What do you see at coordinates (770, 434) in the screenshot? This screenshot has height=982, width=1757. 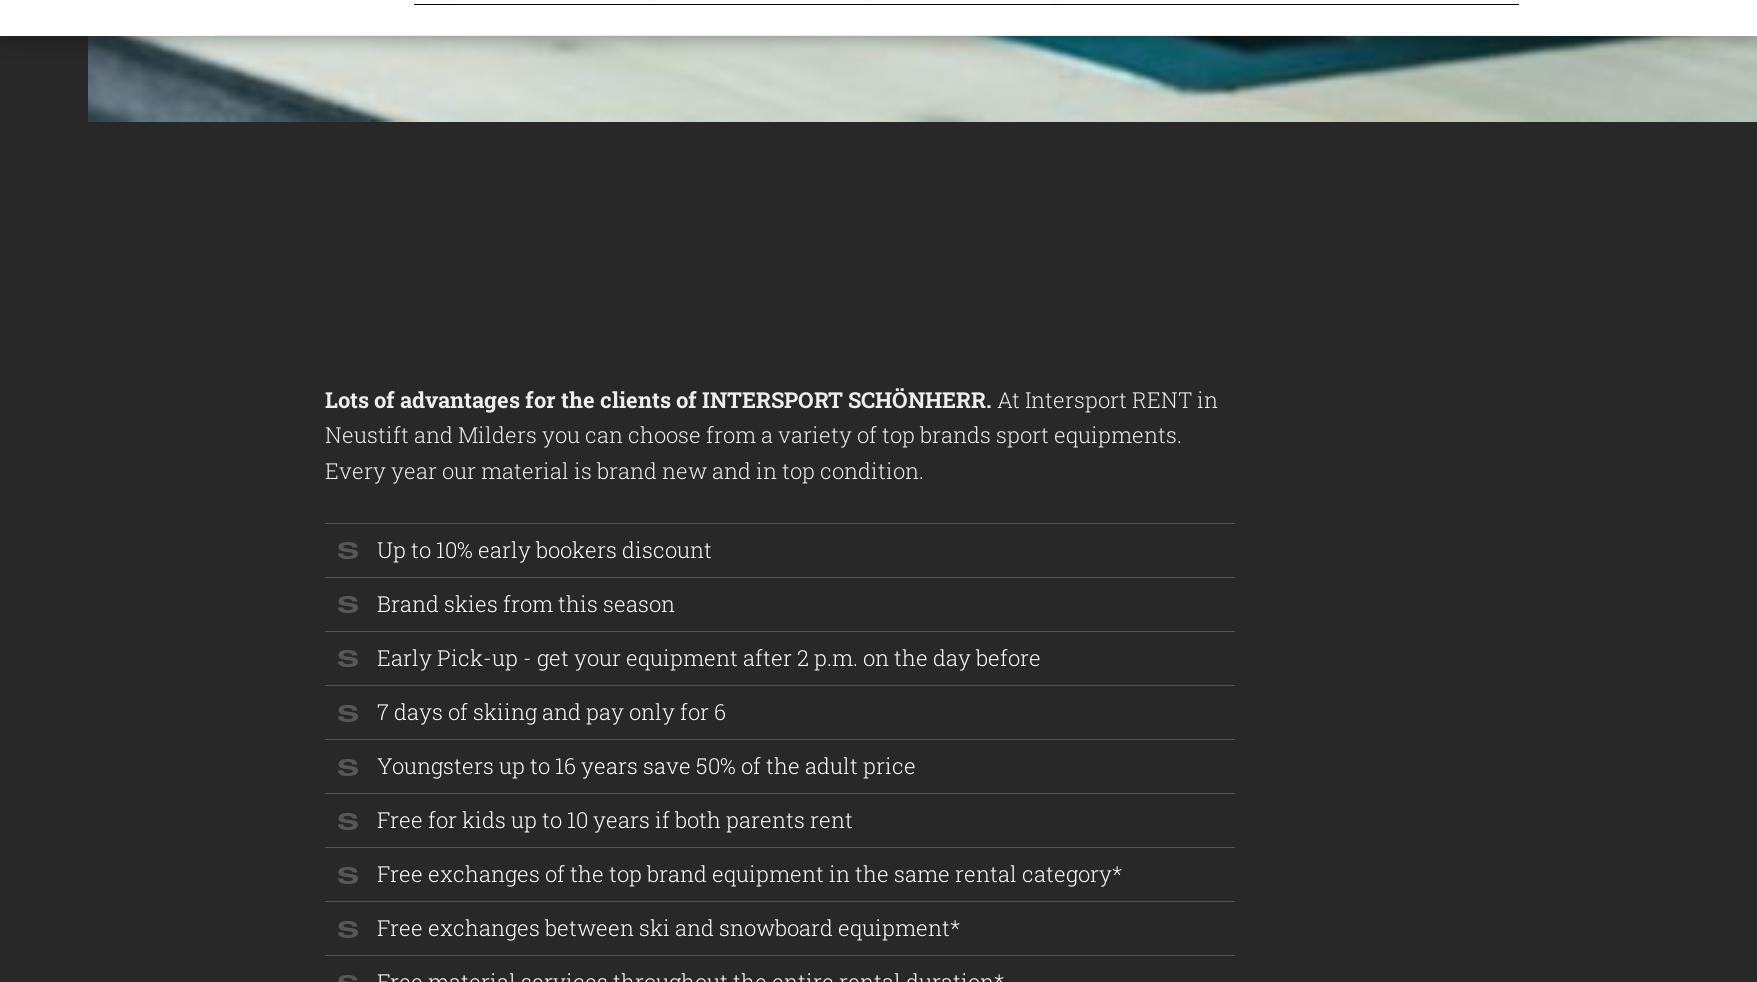 I see `'At Intersport RENT in Neustift and Milders you can choose from a variety of top brands sport equipments. Every year our material is brand new and in top condition.'` at bounding box center [770, 434].